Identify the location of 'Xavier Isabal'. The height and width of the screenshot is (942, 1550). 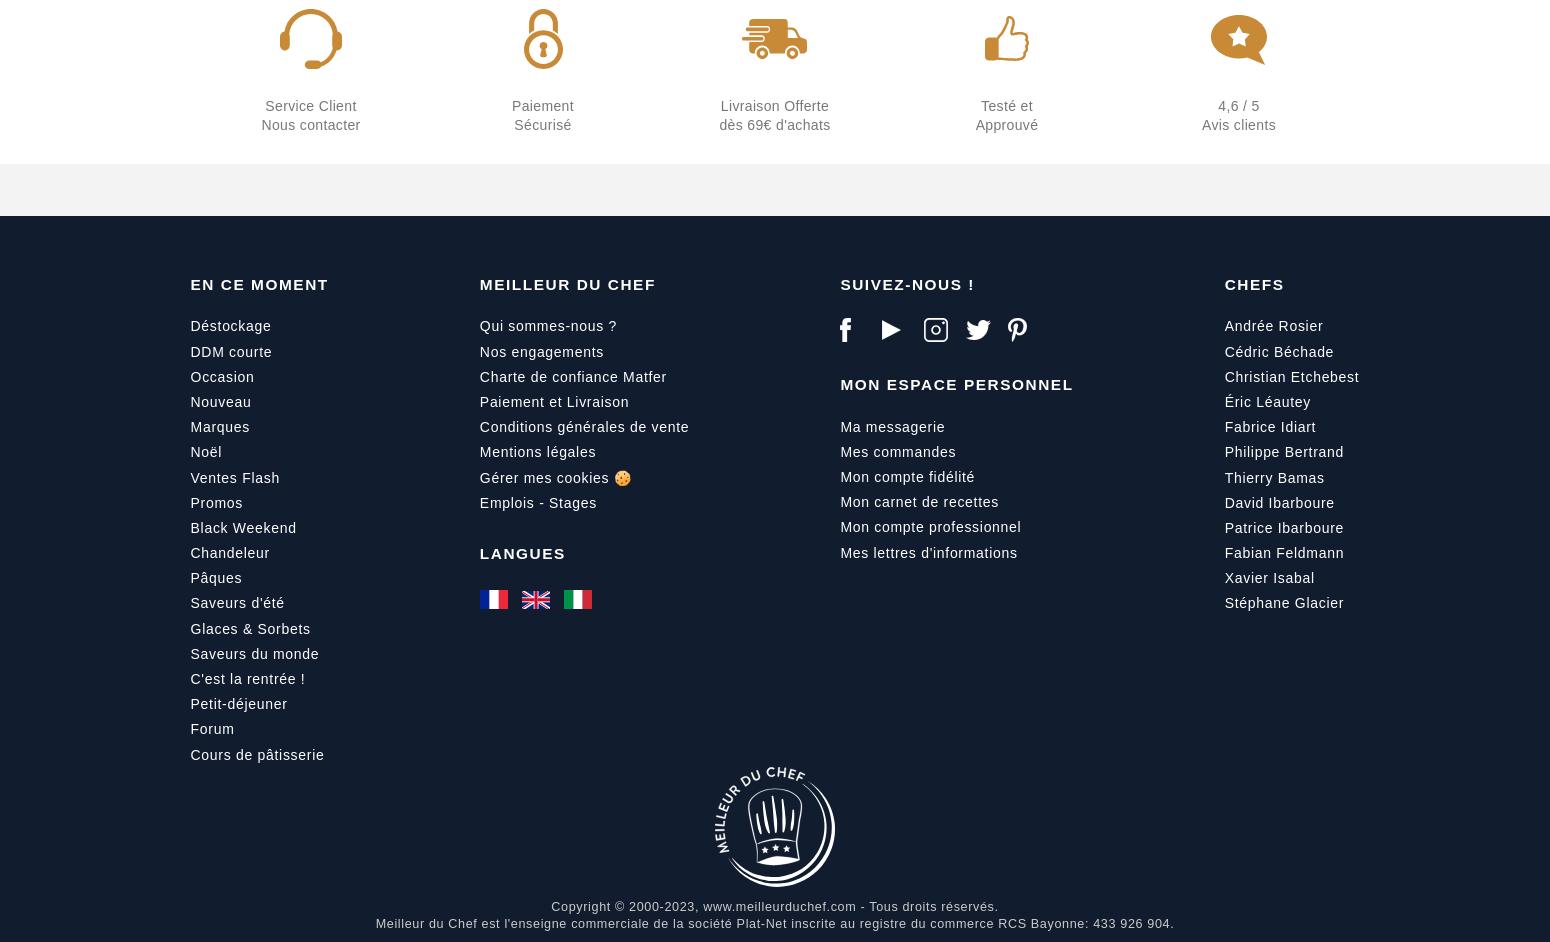
(1267, 578).